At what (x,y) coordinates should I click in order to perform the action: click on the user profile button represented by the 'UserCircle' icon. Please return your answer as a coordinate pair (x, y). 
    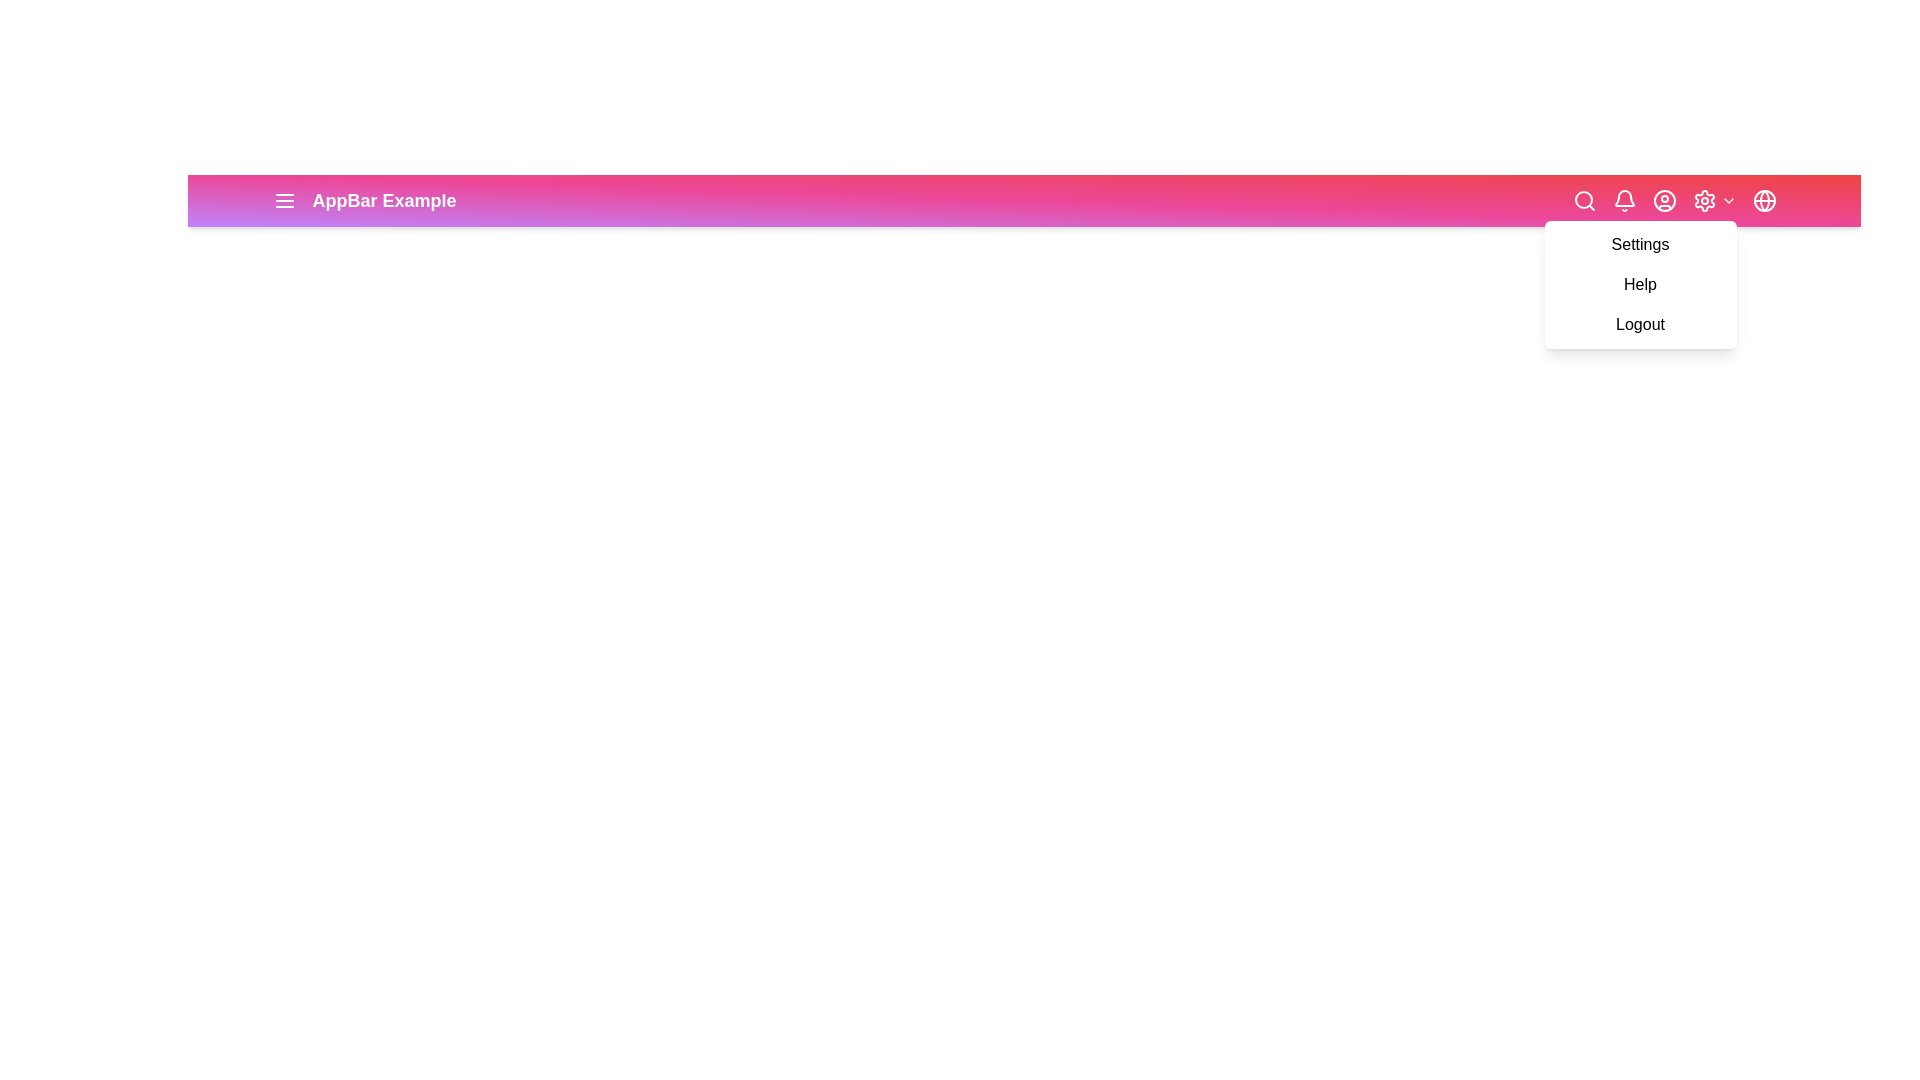
    Looking at the image, I should click on (1664, 200).